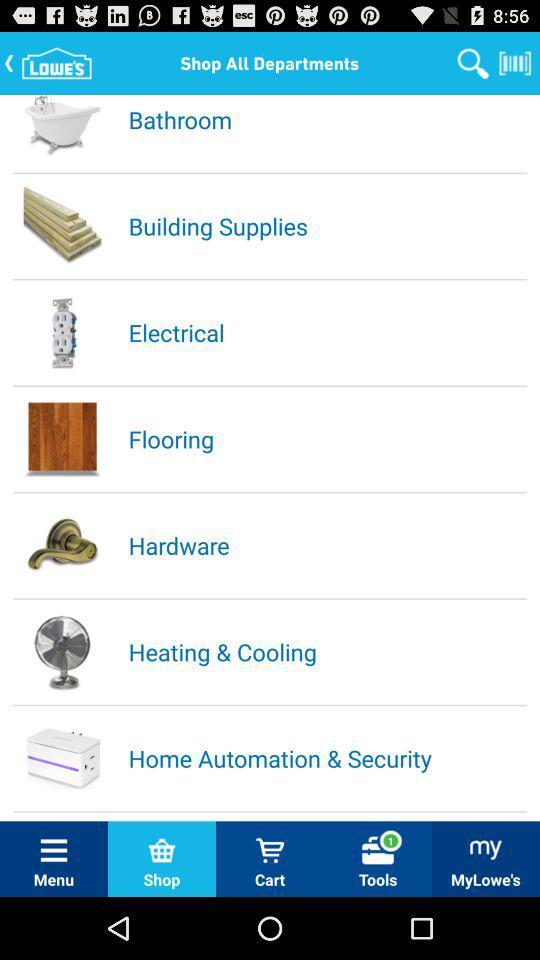 The image size is (540, 960). I want to click on building supplies icon, so click(326, 225).